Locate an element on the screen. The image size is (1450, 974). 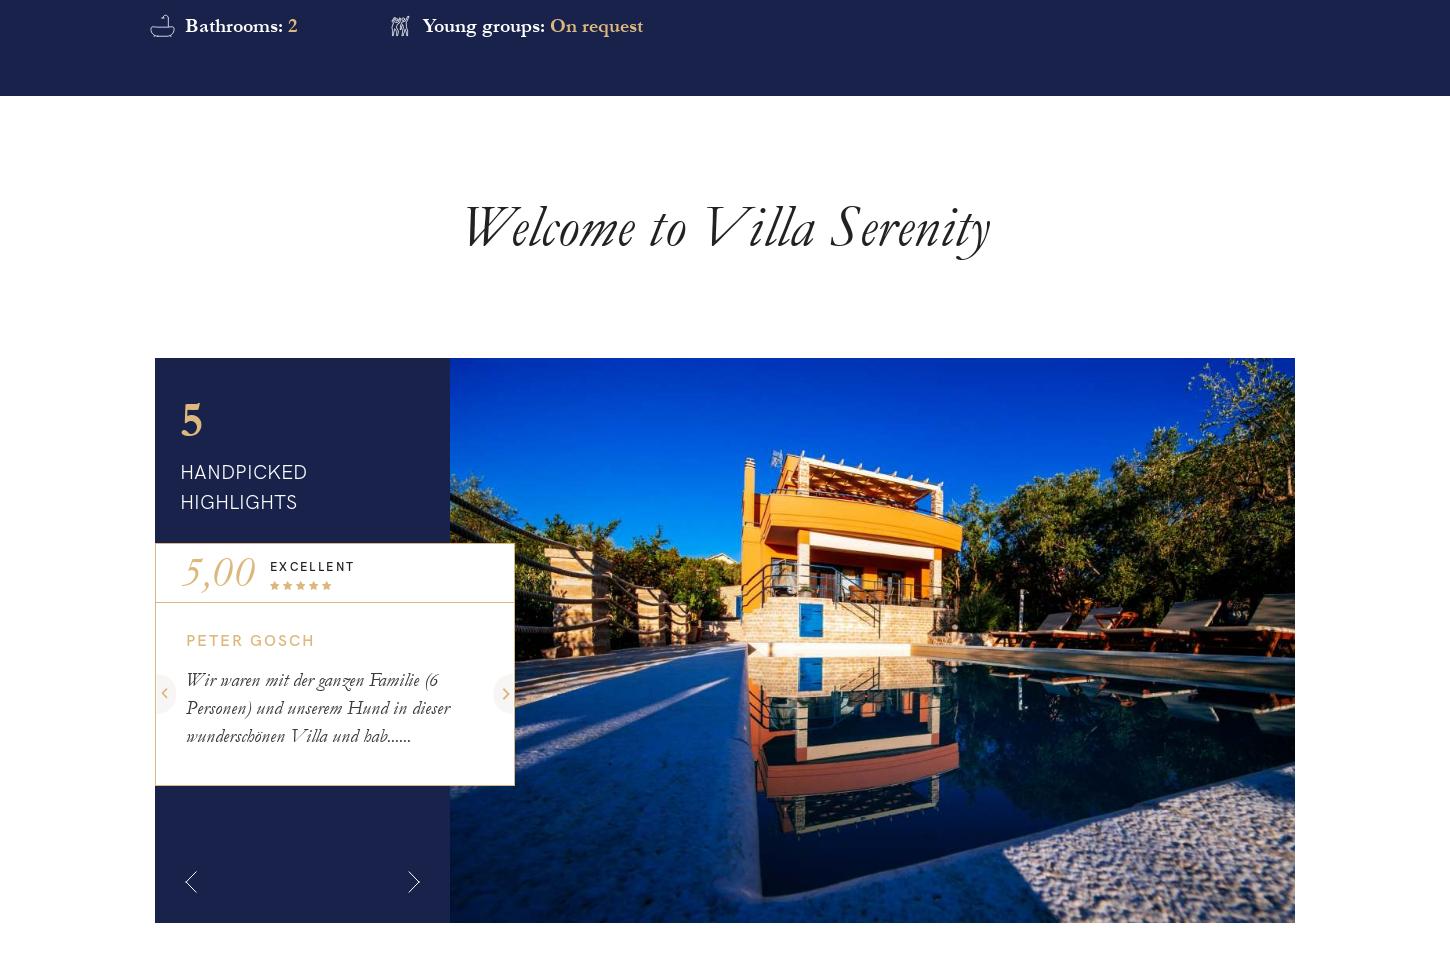
'This website uses cookies. Cookies are used to personalize the content and ads, to provide social media features and analyze website traffic.' is located at coordinates (1241, 869).